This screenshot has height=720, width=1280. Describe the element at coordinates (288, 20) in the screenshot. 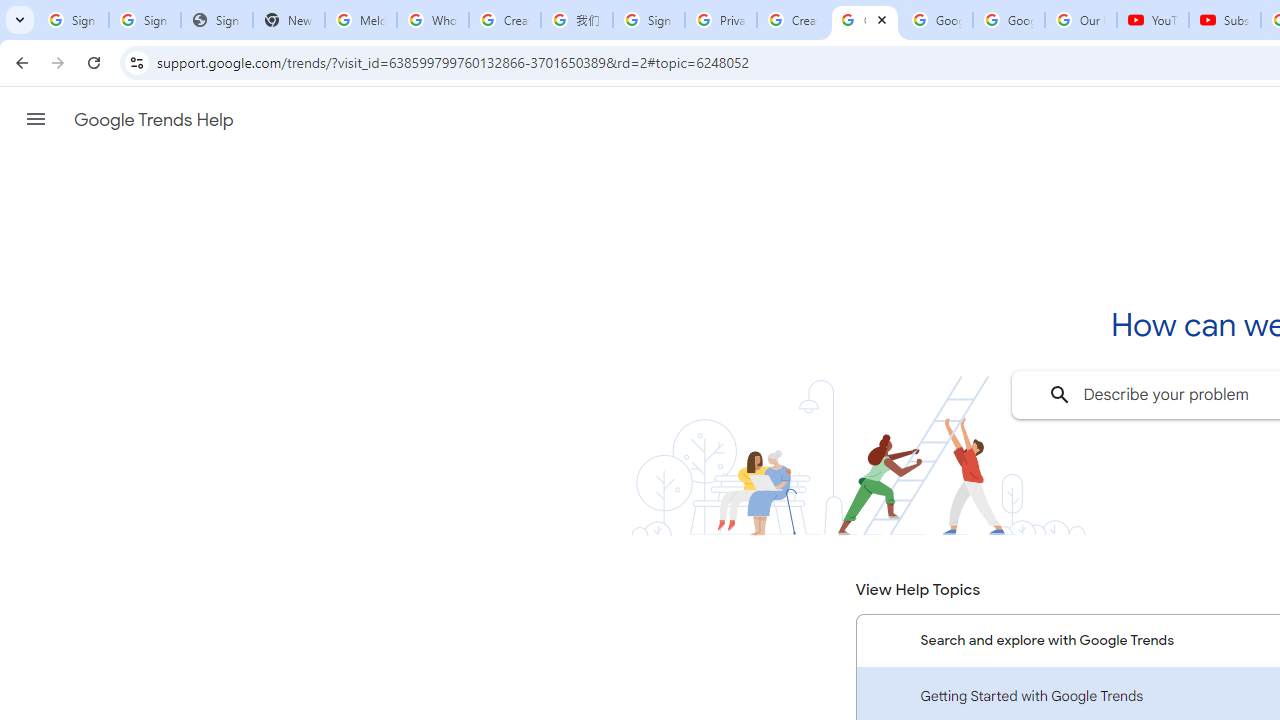

I see `'New Tab'` at that location.